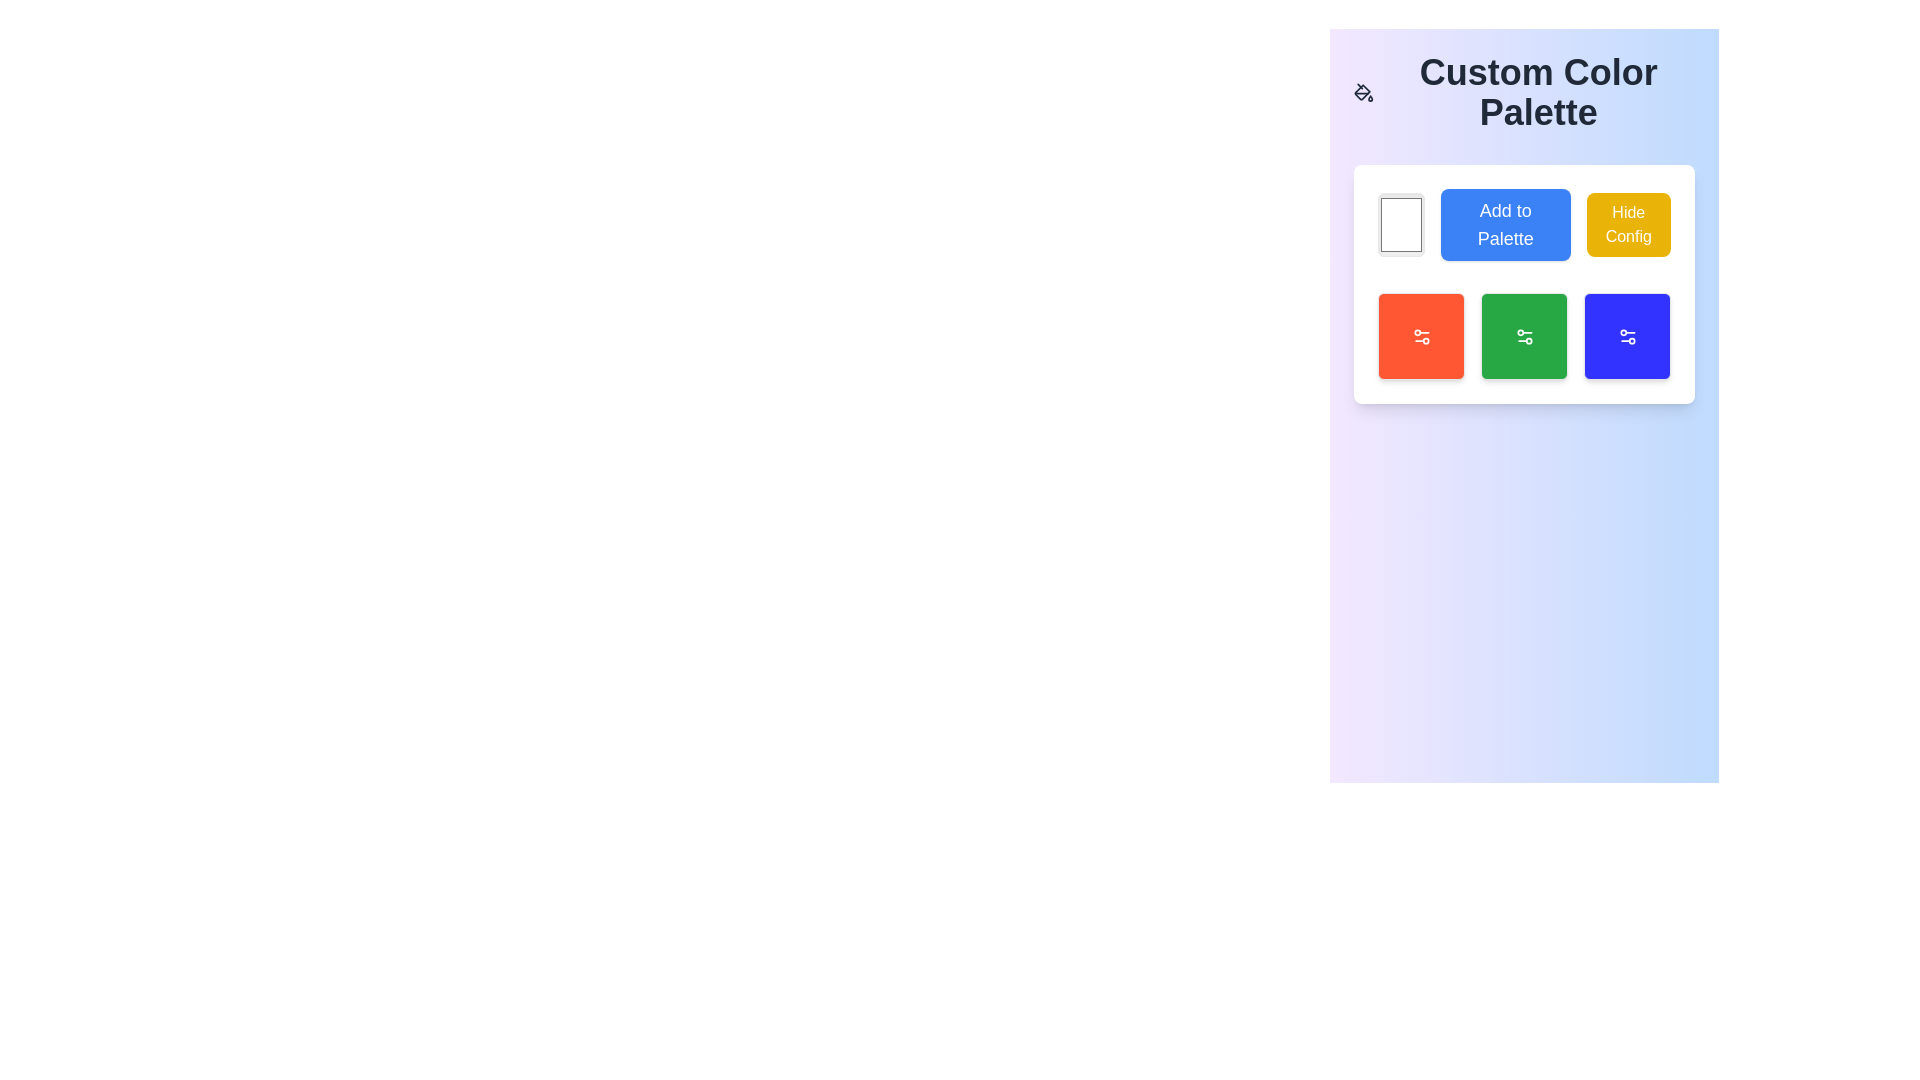 Image resolution: width=1920 pixels, height=1080 pixels. What do you see at coordinates (1361, 92) in the screenshot?
I see `the Decorative Icon, which is a stylized graphical element with sharp geometric lines located near the top-left corner of the interface, next to the 'Custom Color Palette' label` at bounding box center [1361, 92].